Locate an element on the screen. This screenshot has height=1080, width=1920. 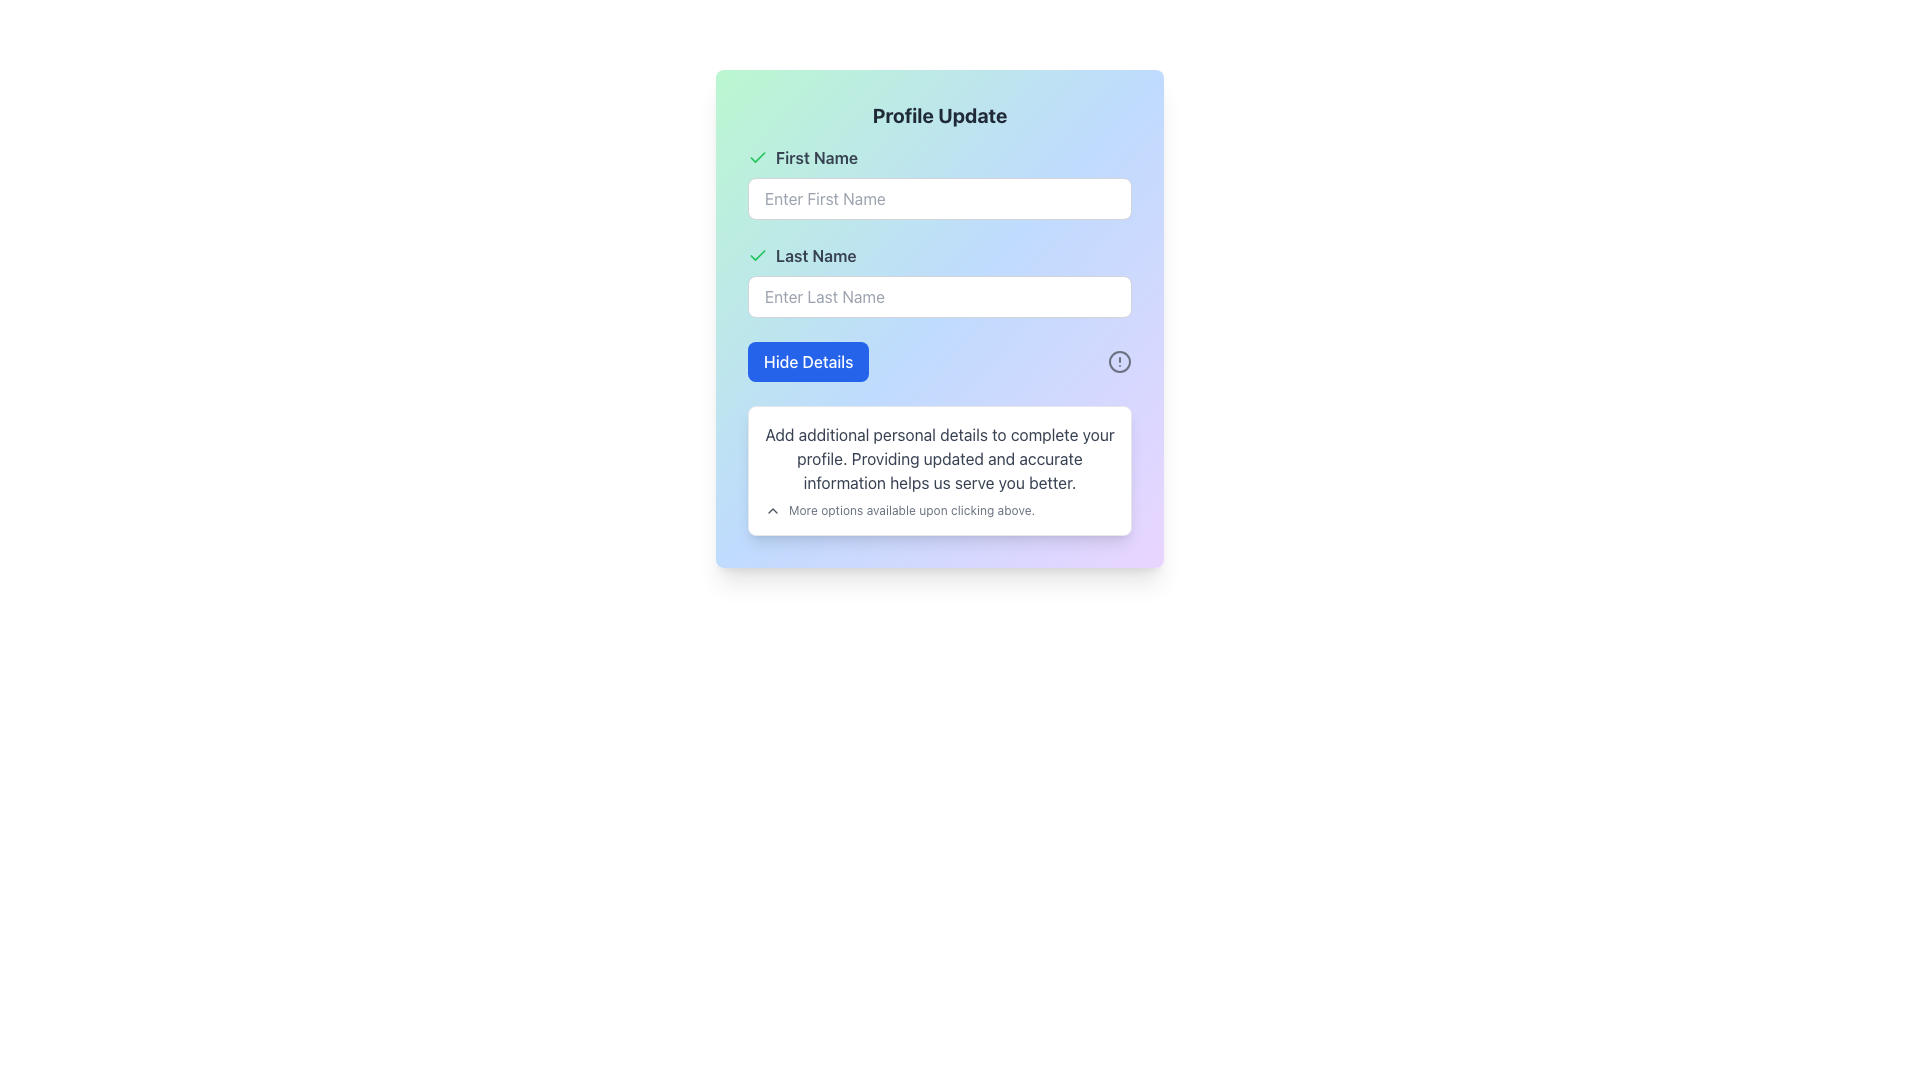
text block indicating 'More options available upon clicking above.' which is accompanied by an upward-pointing chevron icon, located in the lower section of a white card for profile updates is located at coordinates (939, 509).